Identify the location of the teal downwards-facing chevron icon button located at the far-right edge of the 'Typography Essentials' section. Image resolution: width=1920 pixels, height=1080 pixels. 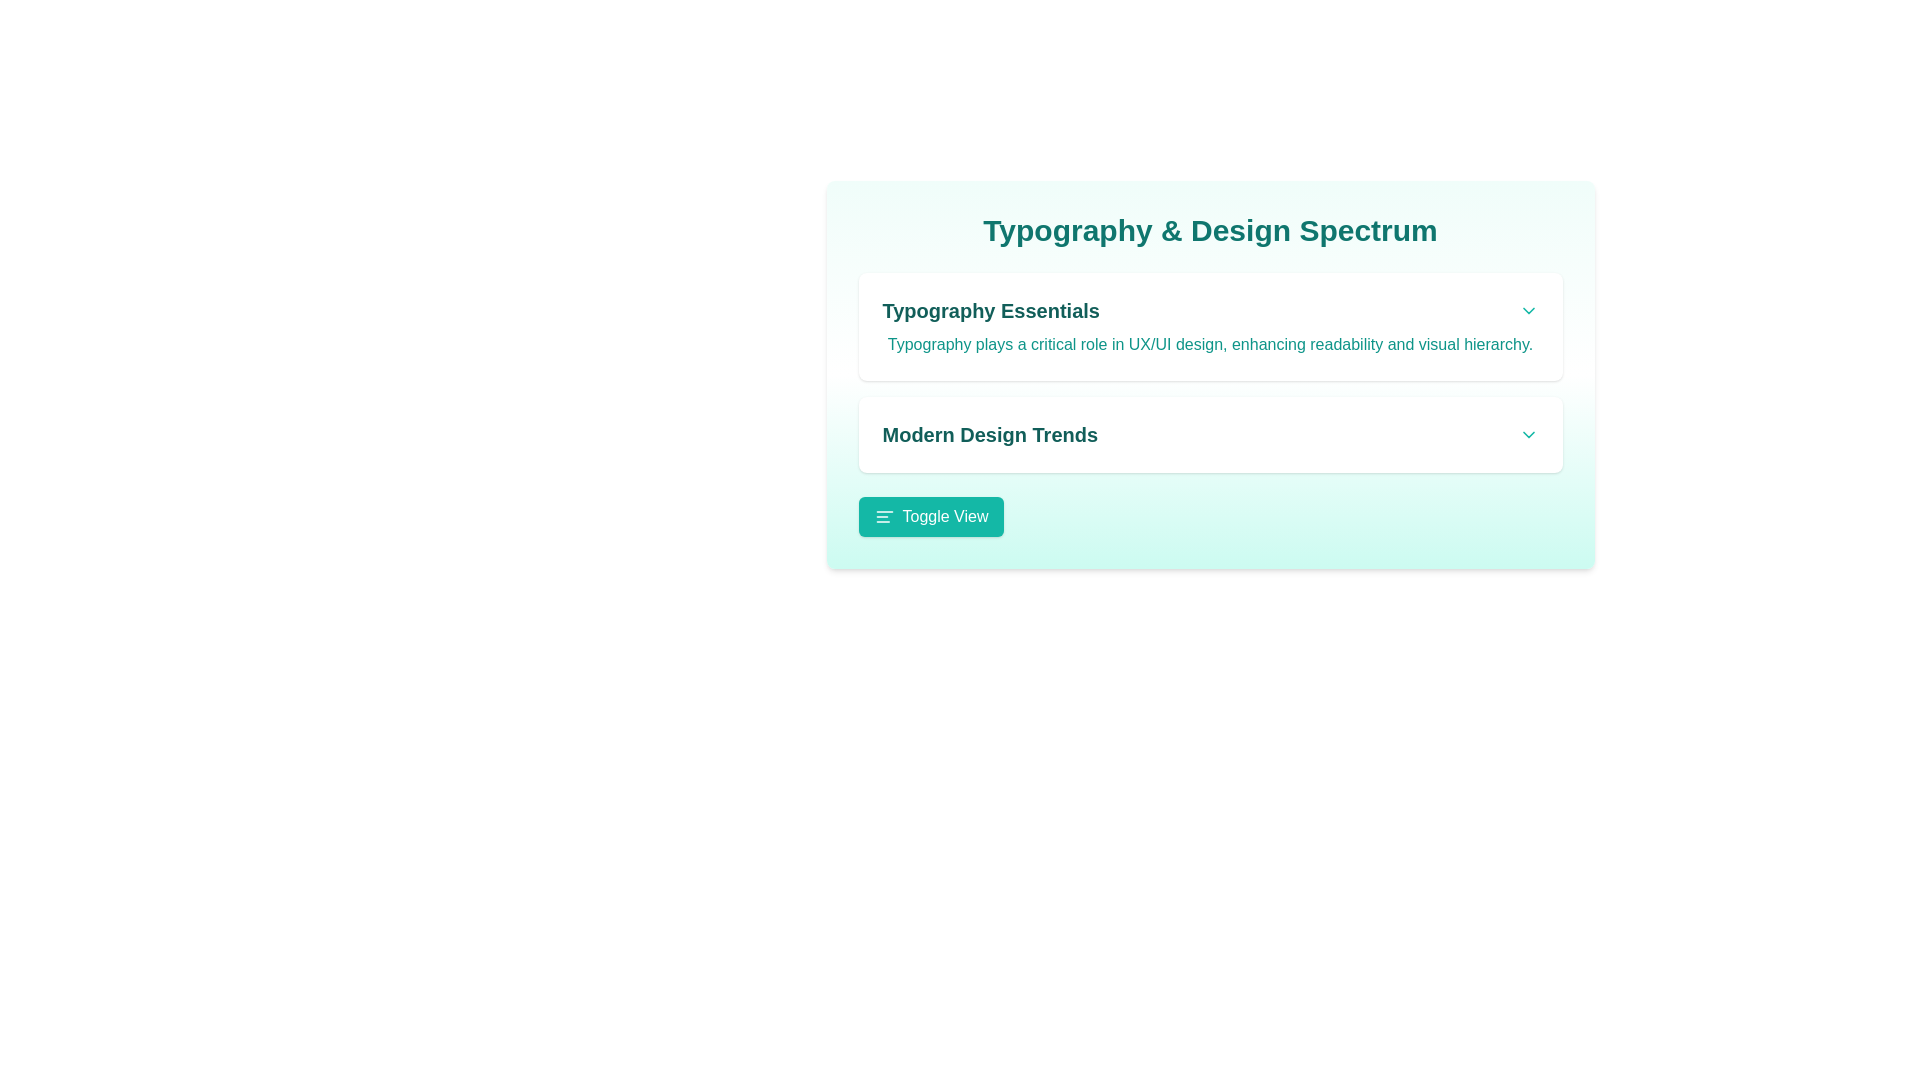
(1527, 311).